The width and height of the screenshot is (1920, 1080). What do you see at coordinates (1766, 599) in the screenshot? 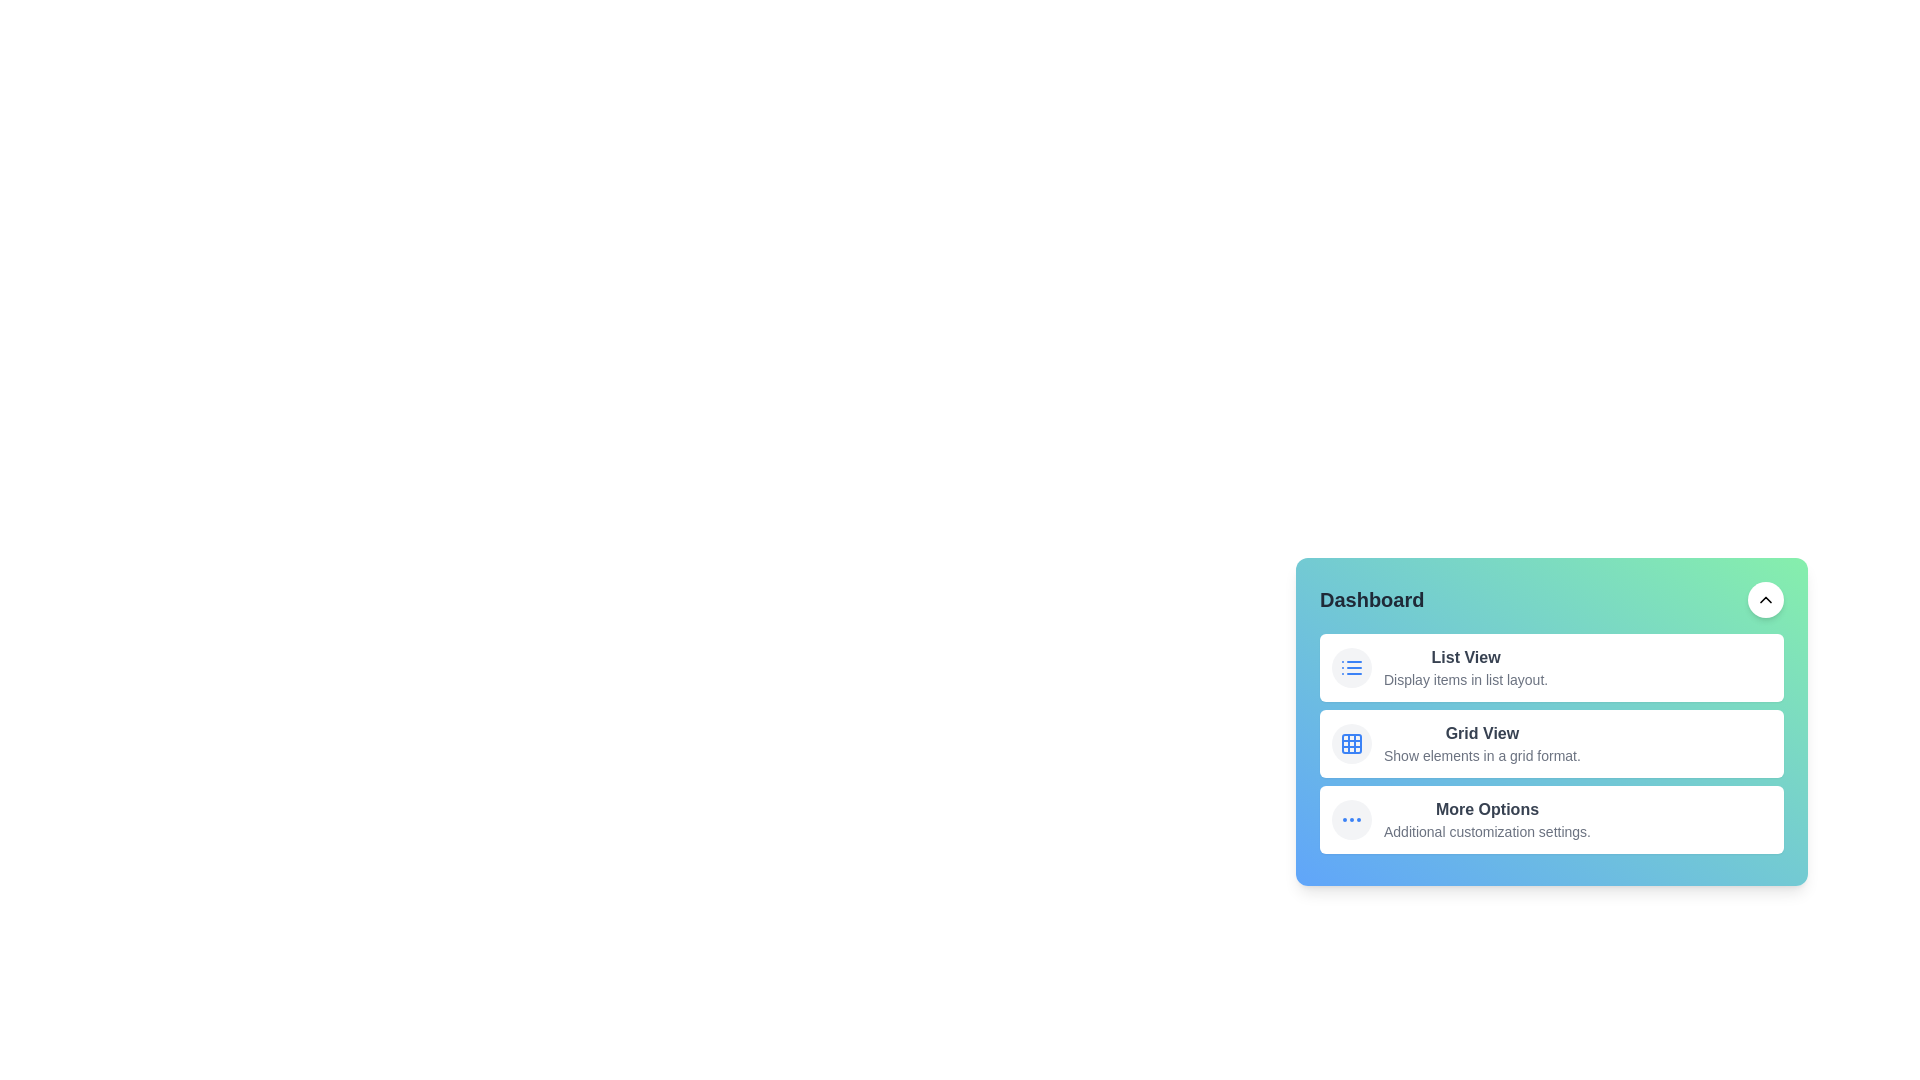
I see `expand/collapse button to toggle the menu visibility` at bounding box center [1766, 599].